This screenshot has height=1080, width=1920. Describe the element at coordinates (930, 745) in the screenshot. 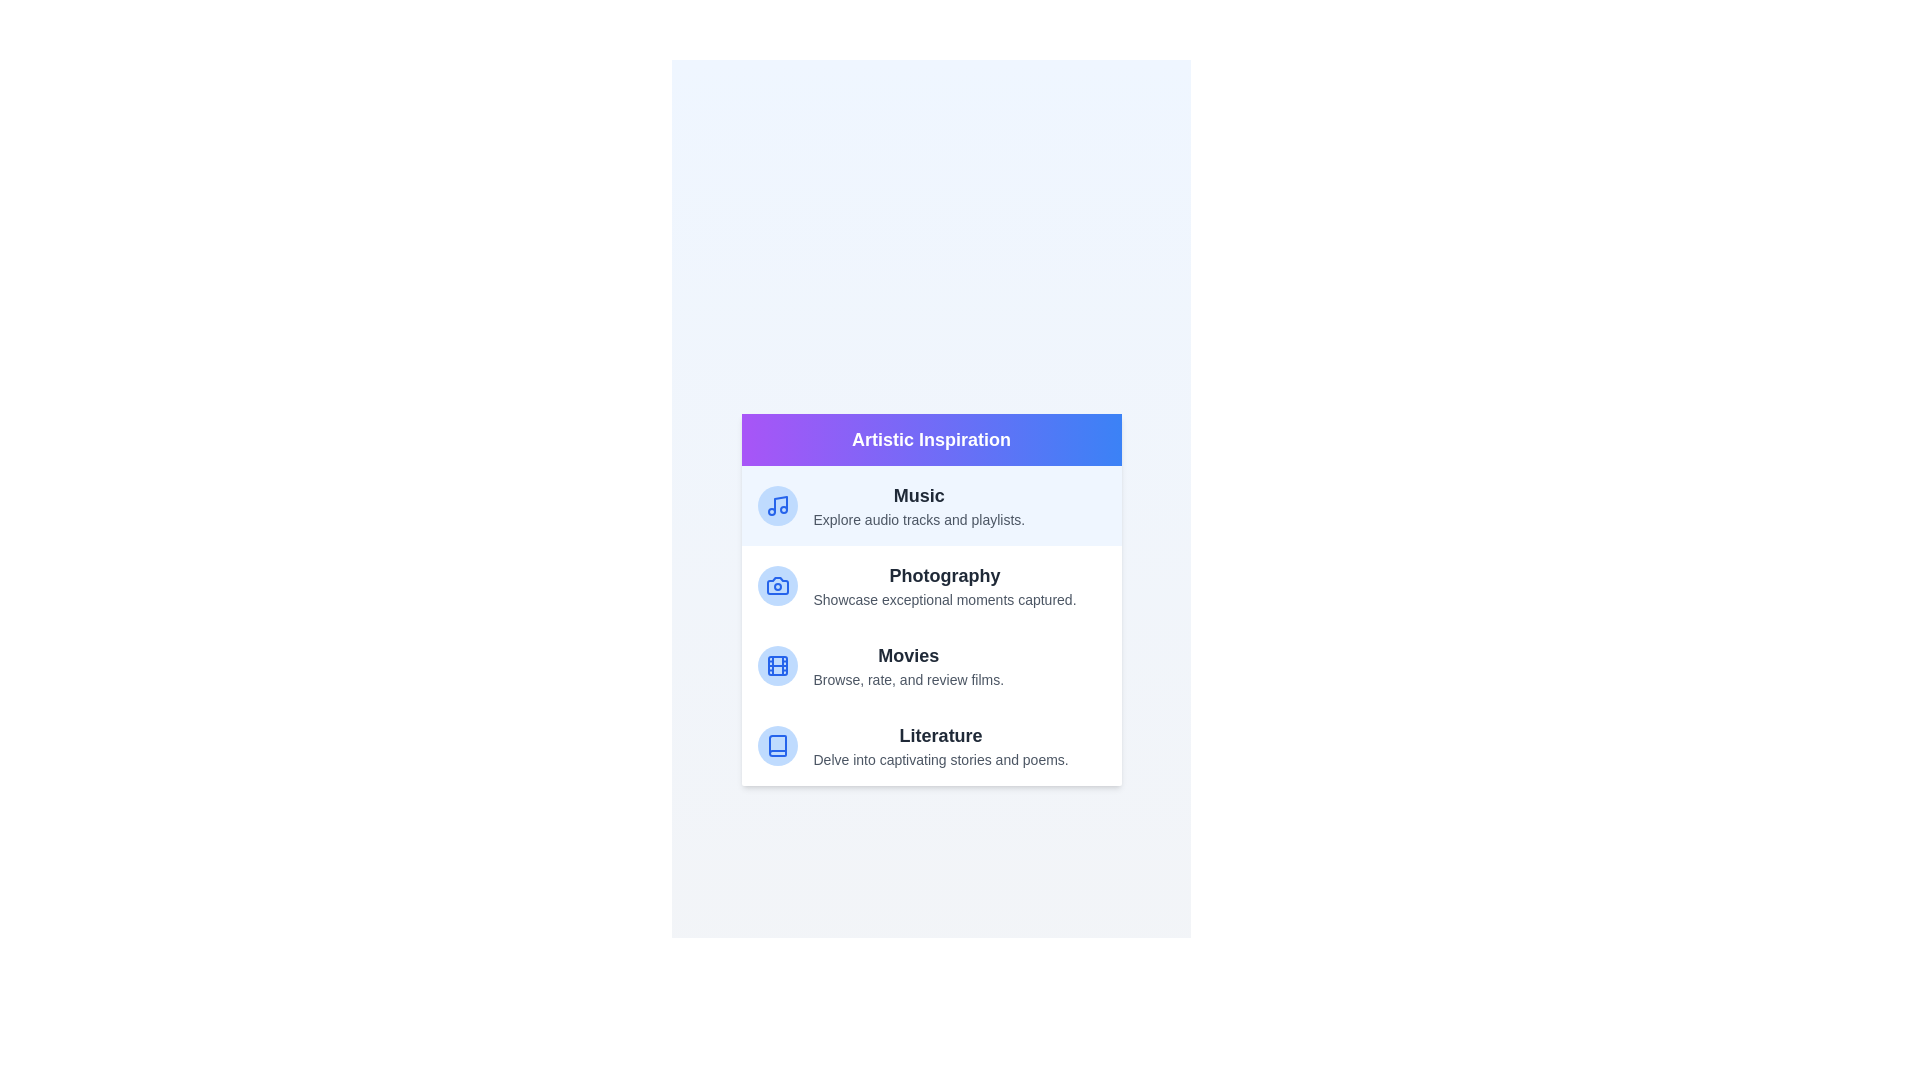

I see `the category Literature to read its description` at that location.